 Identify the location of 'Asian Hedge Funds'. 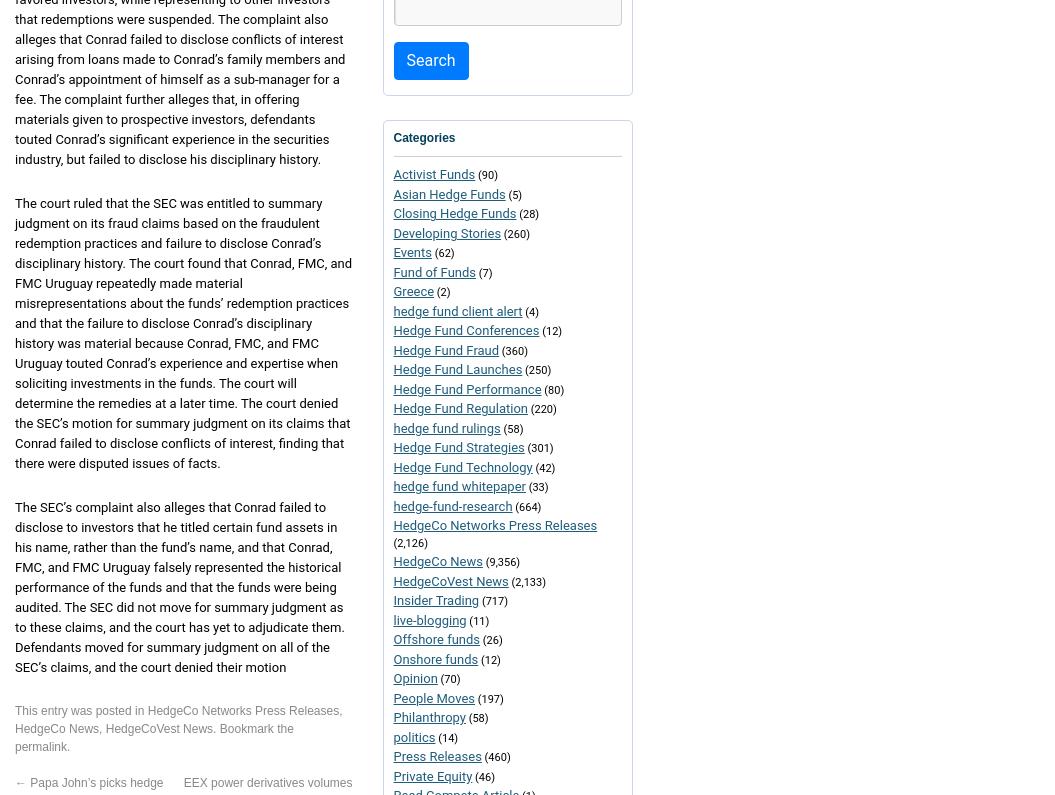
(448, 193).